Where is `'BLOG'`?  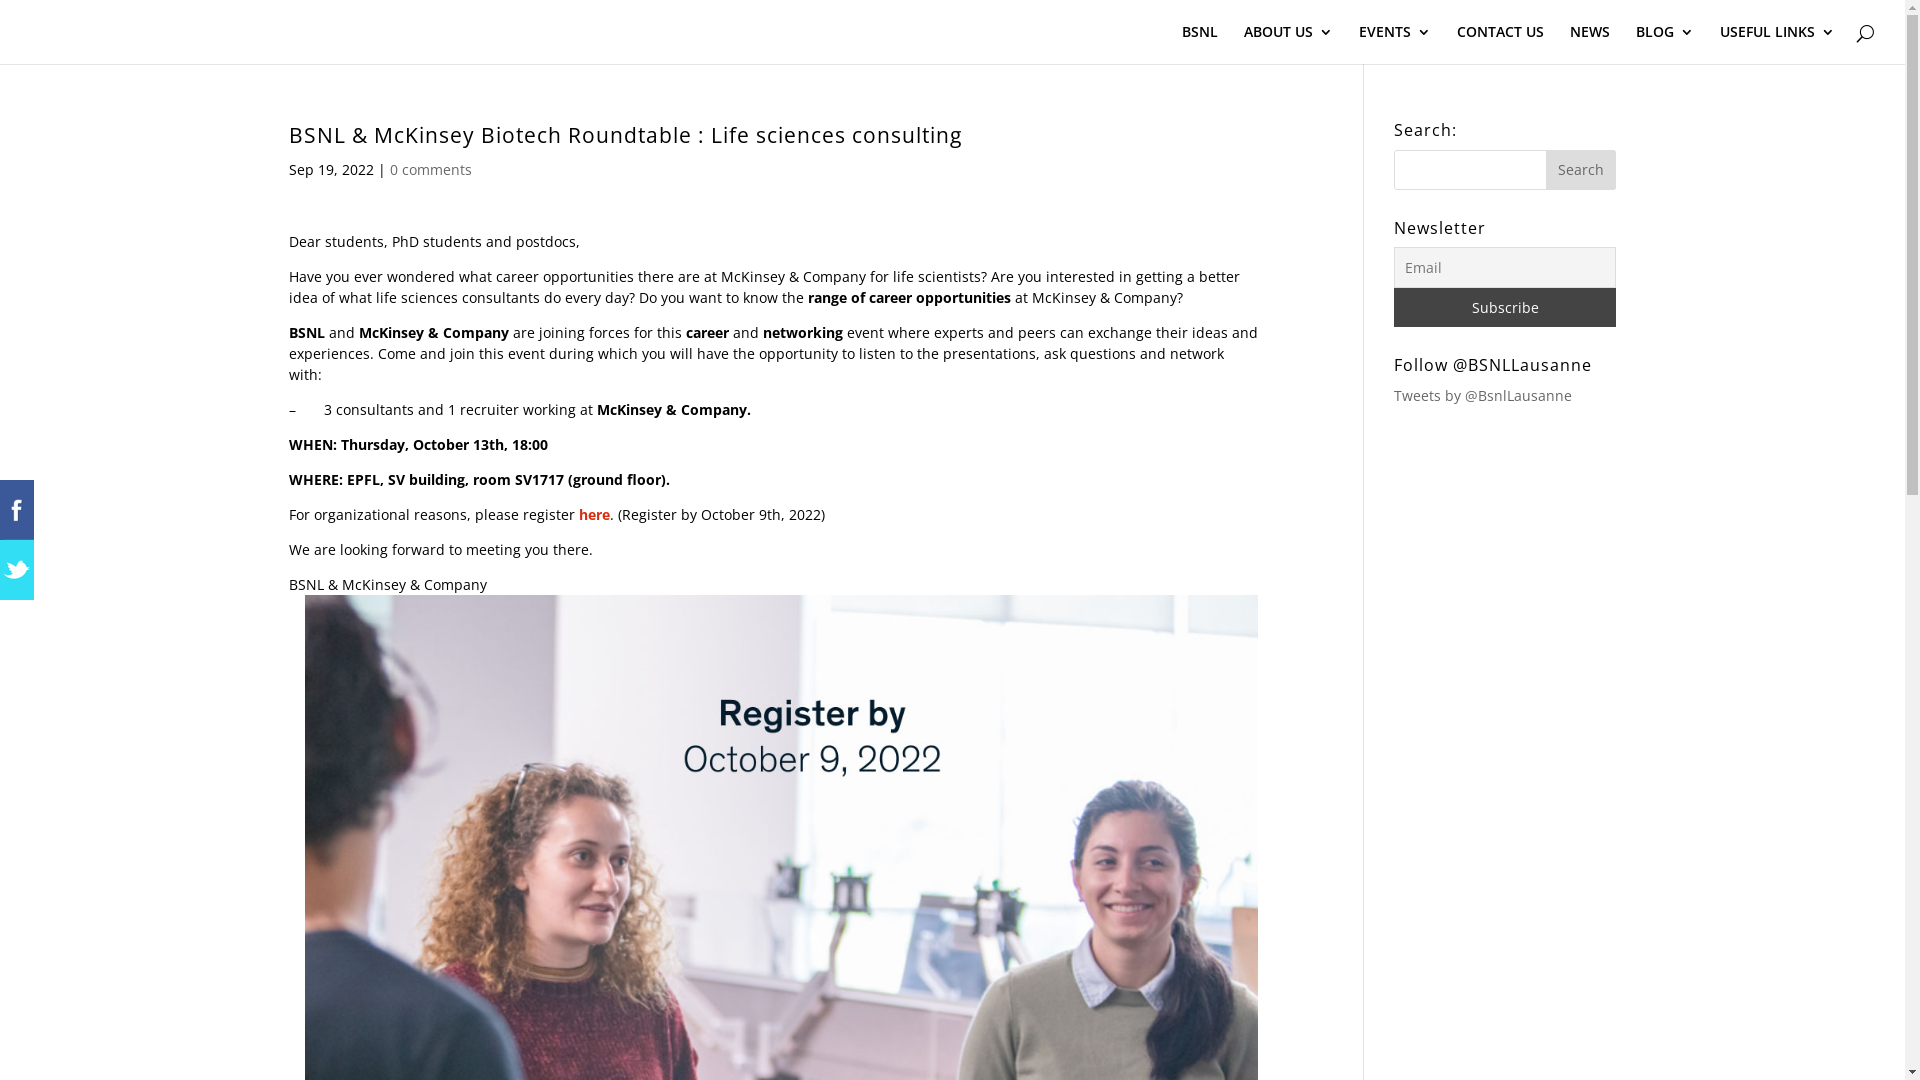 'BLOG' is located at coordinates (1665, 44).